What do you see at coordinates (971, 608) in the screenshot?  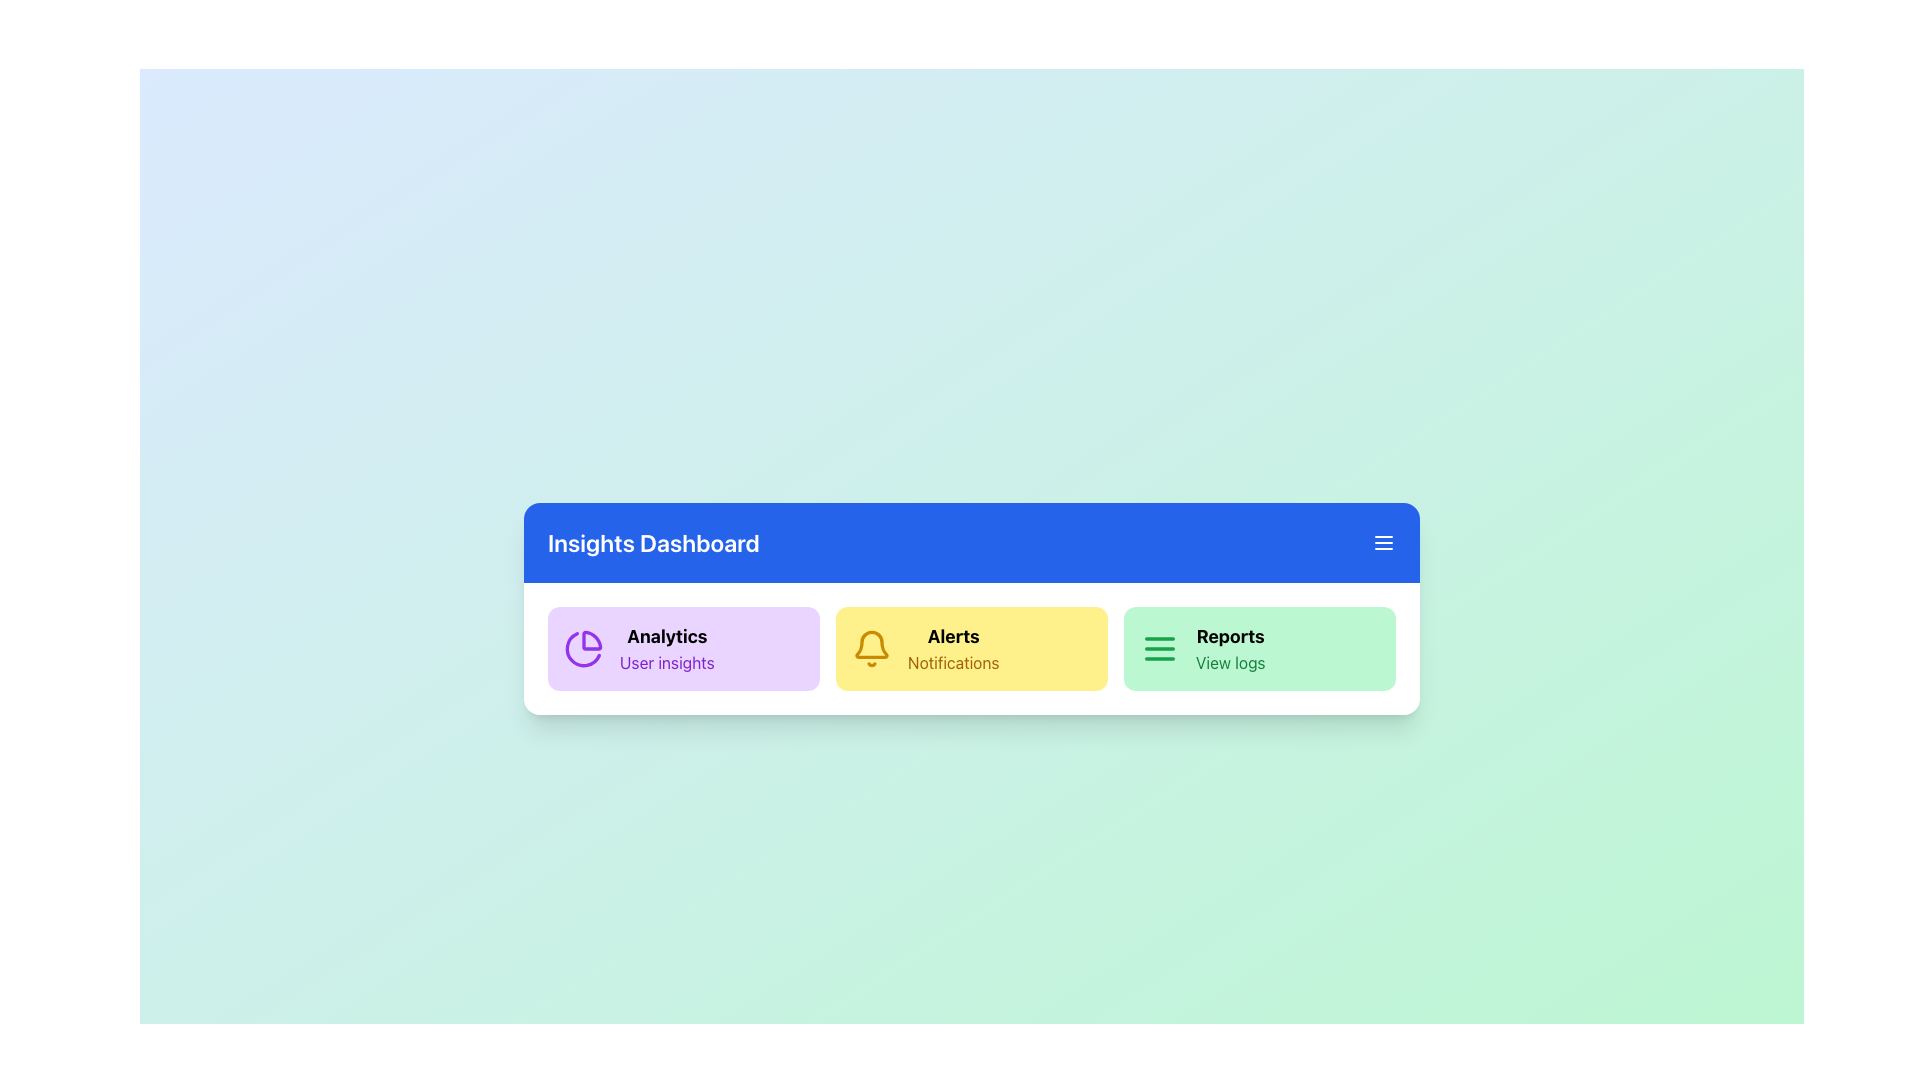 I see `the second rectangular yellow card with rounded corners in the Insights Dashboard section` at bounding box center [971, 608].